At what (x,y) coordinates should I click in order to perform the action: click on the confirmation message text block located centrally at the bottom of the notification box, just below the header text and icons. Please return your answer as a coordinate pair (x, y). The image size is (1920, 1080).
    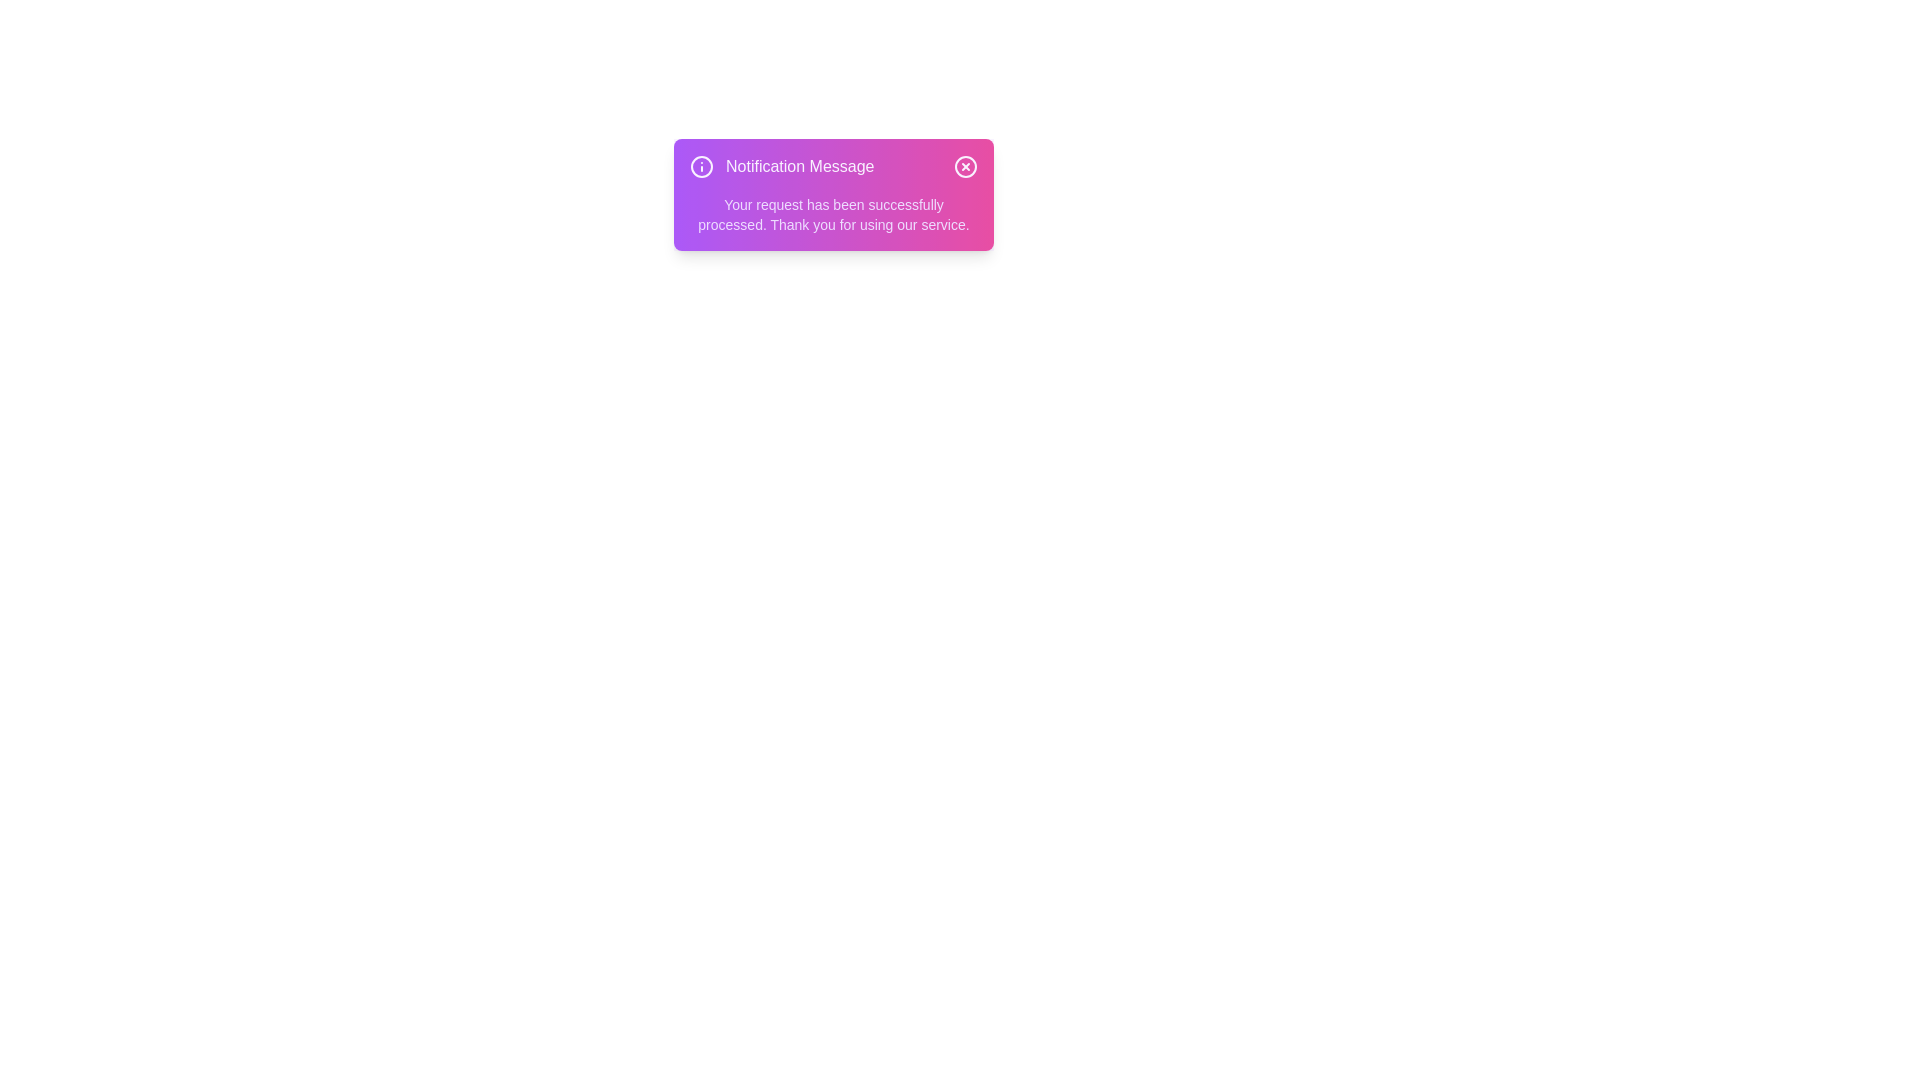
    Looking at the image, I should click on (834, 215).